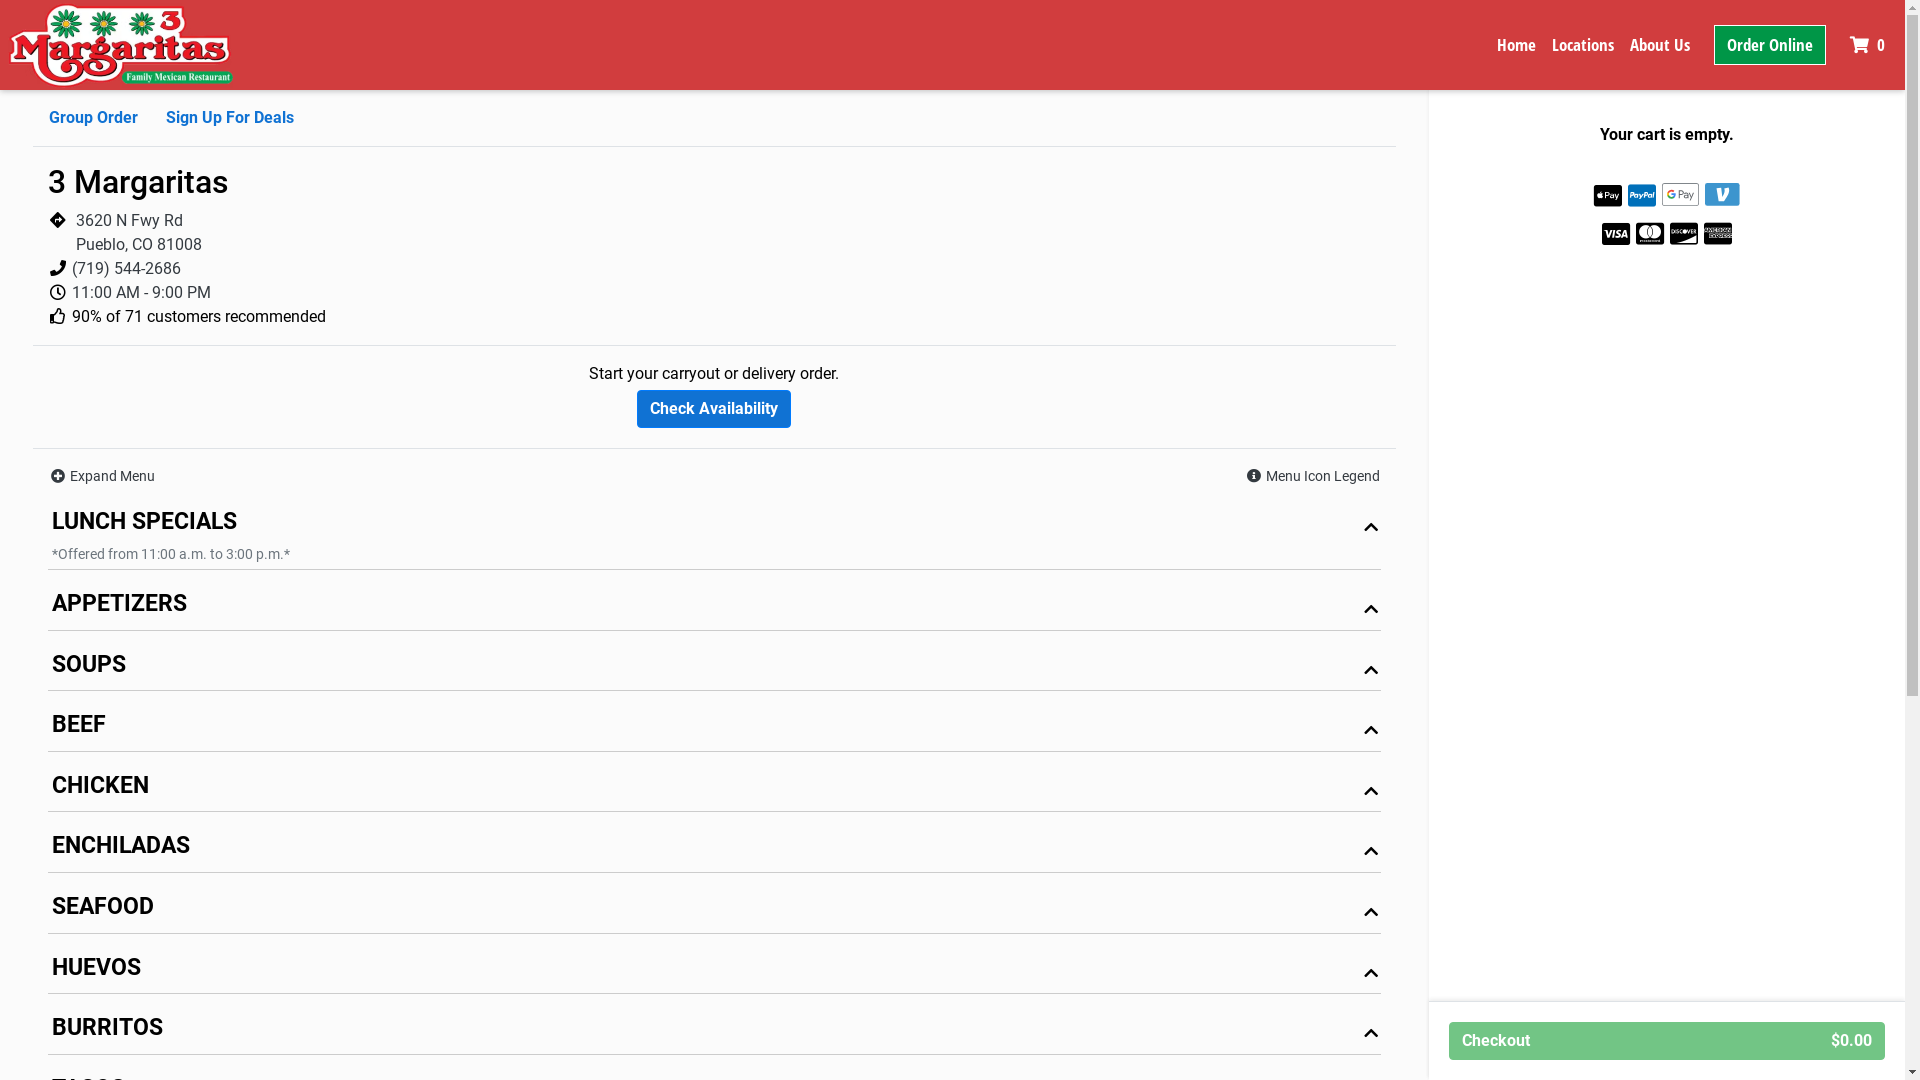 The height and width of the screenshot is (1080, 1920). What do you see at coordinates (1680, 194) in the screenshot?
I see `'Accepts Google Pay'` at bounding box center [1680, 194].